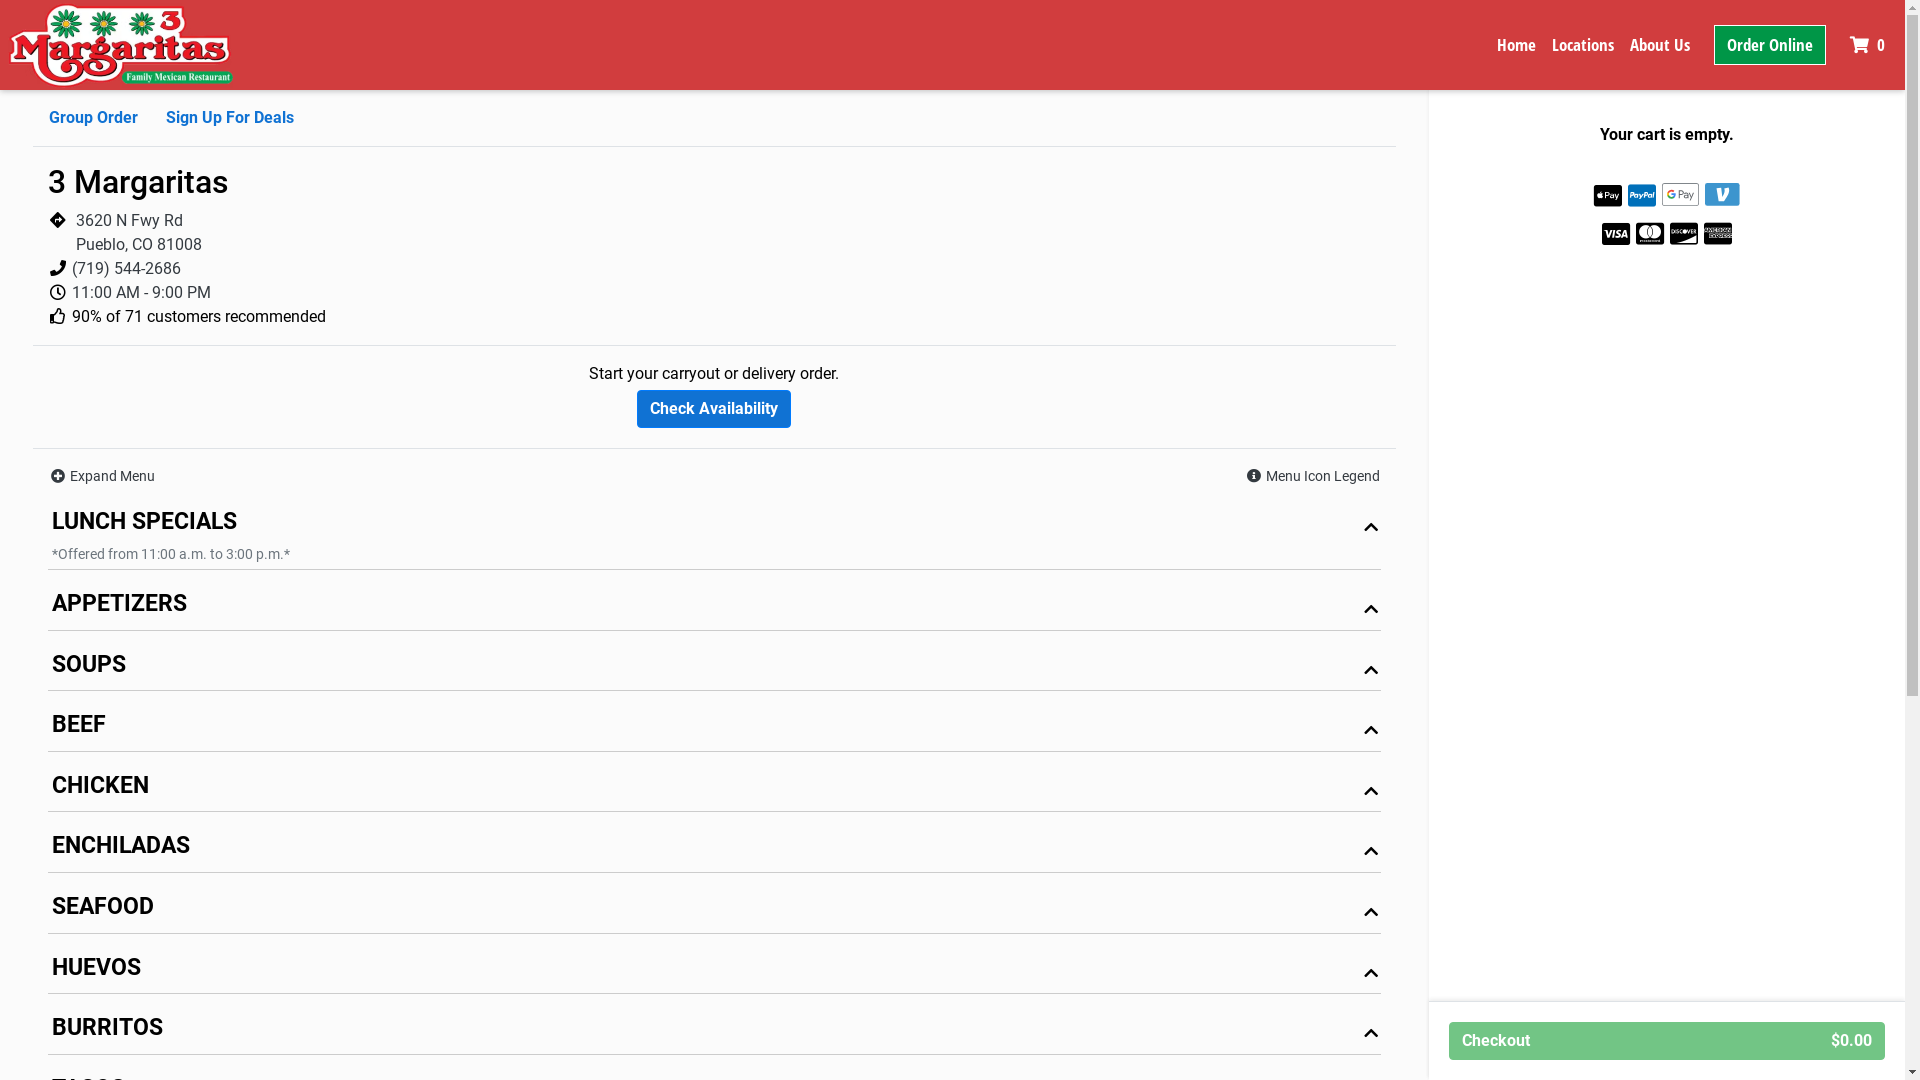 The height and width of the screenshot is (1080, 1920). What do you see at coordinates (1680, 194) in the screenshot?
I see `'Accepts Google Pay'` at bounding box center [1680, 194].